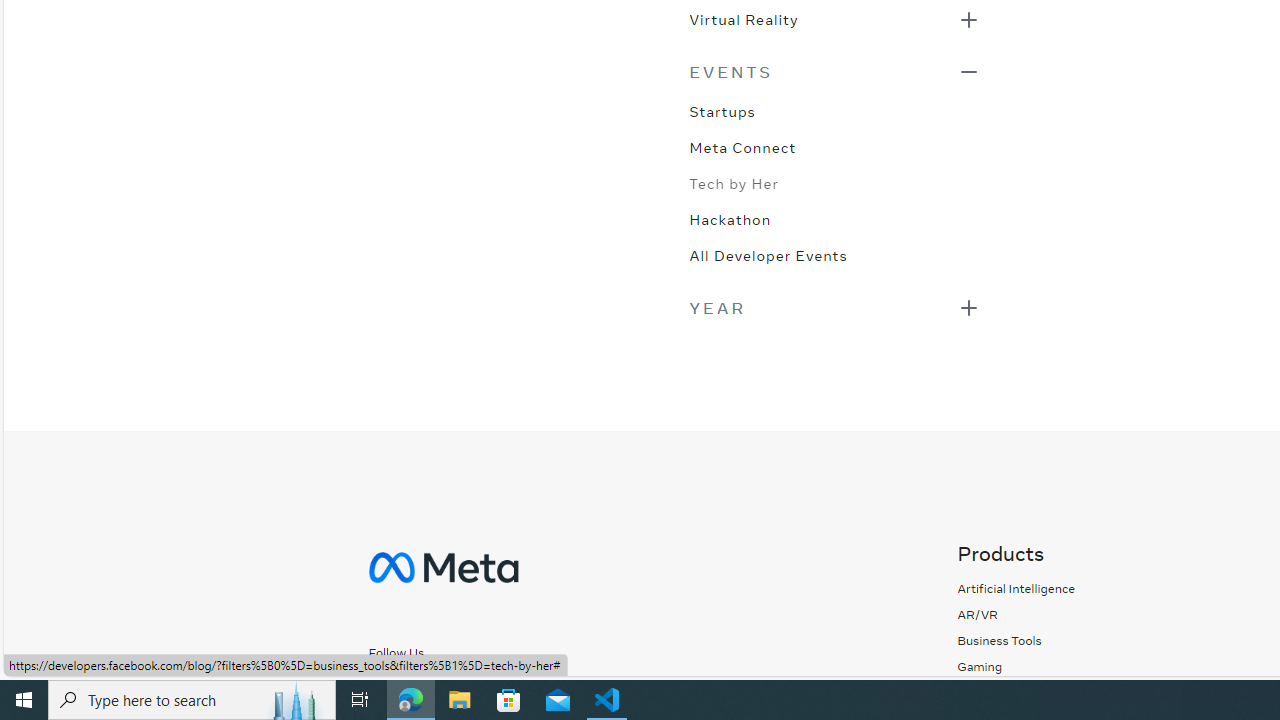 This screenshot has width=1280, height=720. Describe the element at coordinates (380, 686) in the screenshot. I see `'Follow us on Facebook'` at that location.